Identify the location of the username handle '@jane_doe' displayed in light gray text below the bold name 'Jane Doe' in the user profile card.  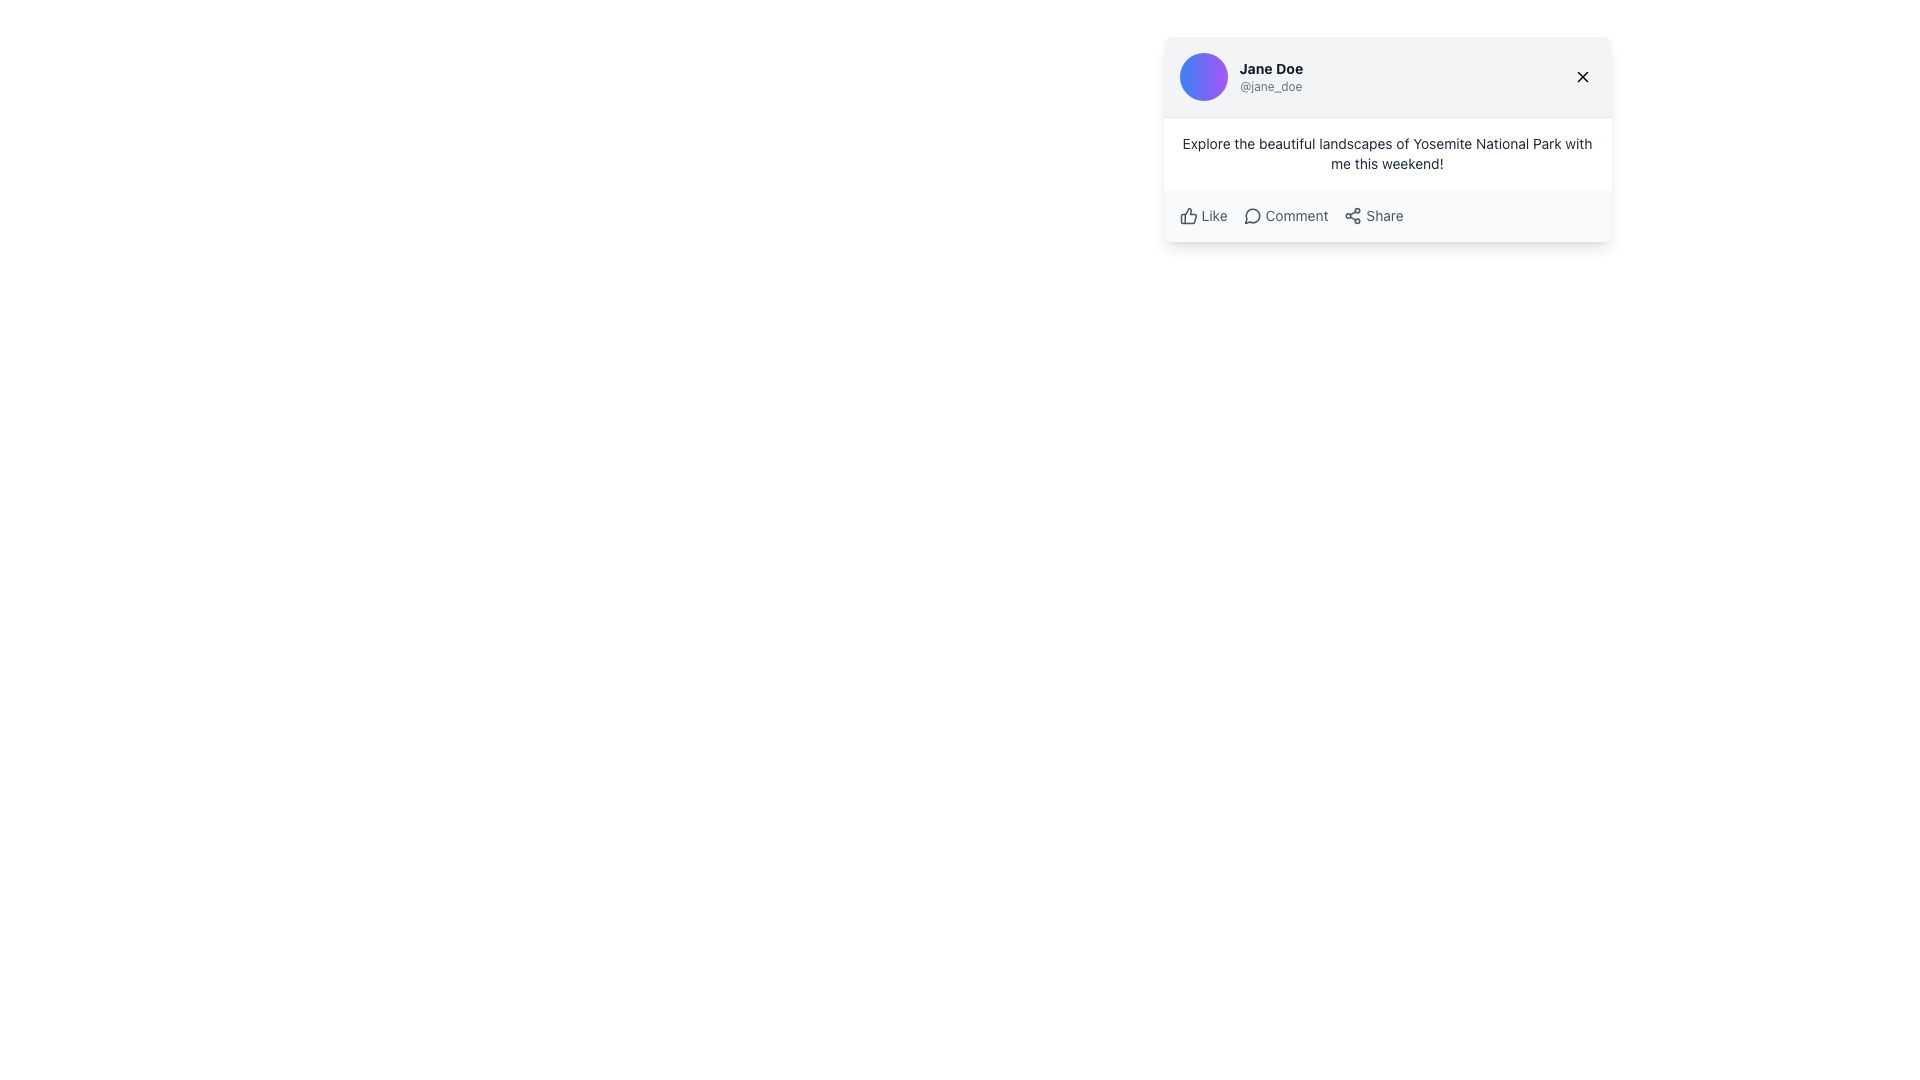
(1270, 86).